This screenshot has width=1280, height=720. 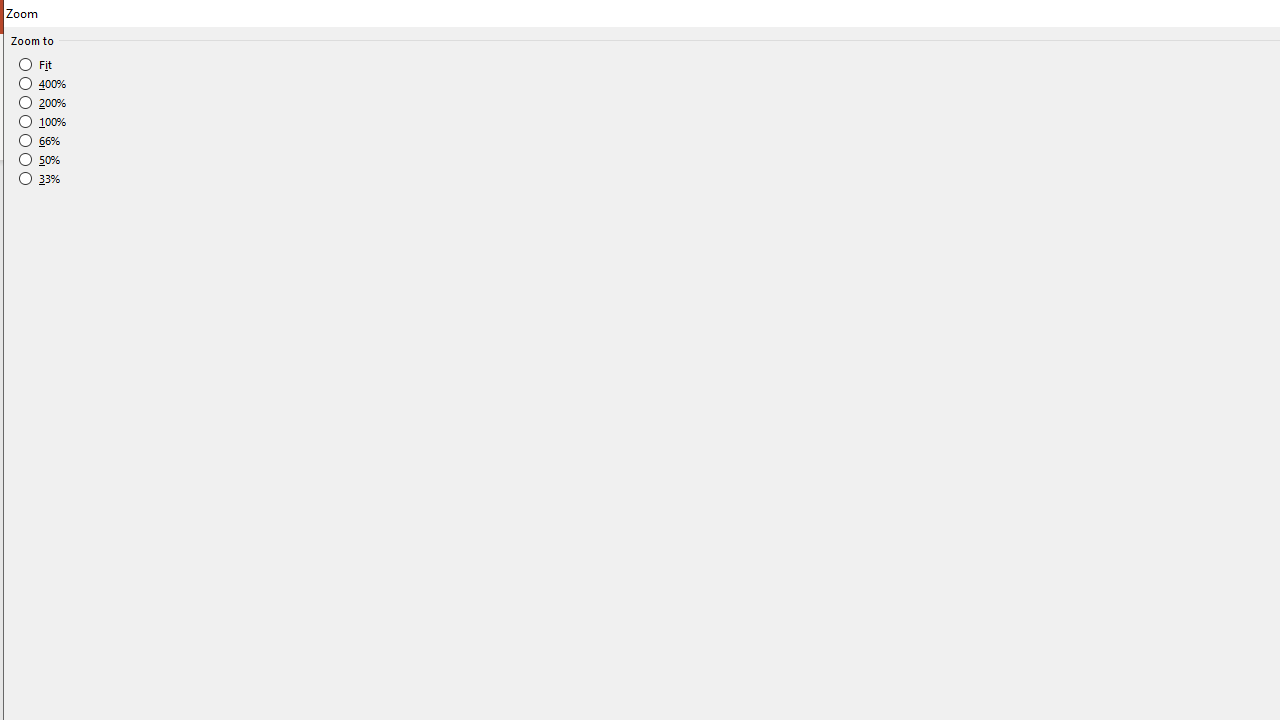 I want to click on '66%', so click(x=40, y=140).